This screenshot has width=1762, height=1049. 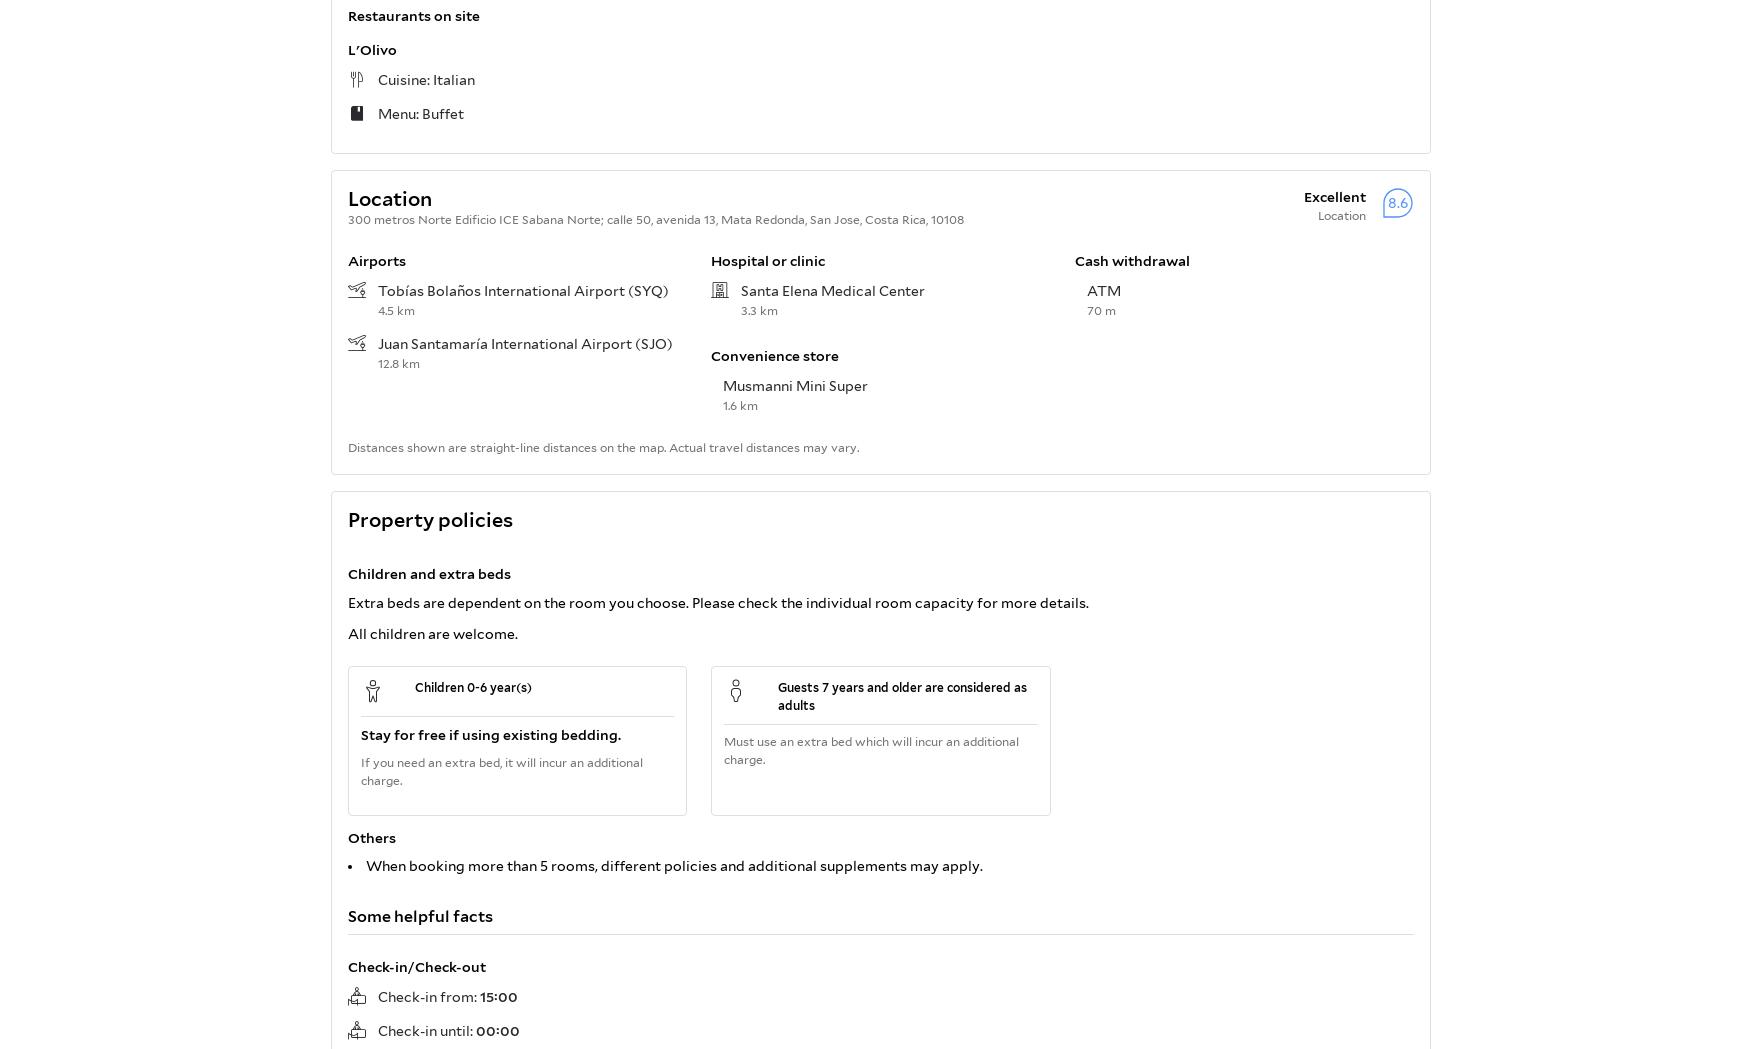 What do you see at coordinates (1396, 201) in the screenshot?
I see `'8.6'` at bounding box center [1396, 201].